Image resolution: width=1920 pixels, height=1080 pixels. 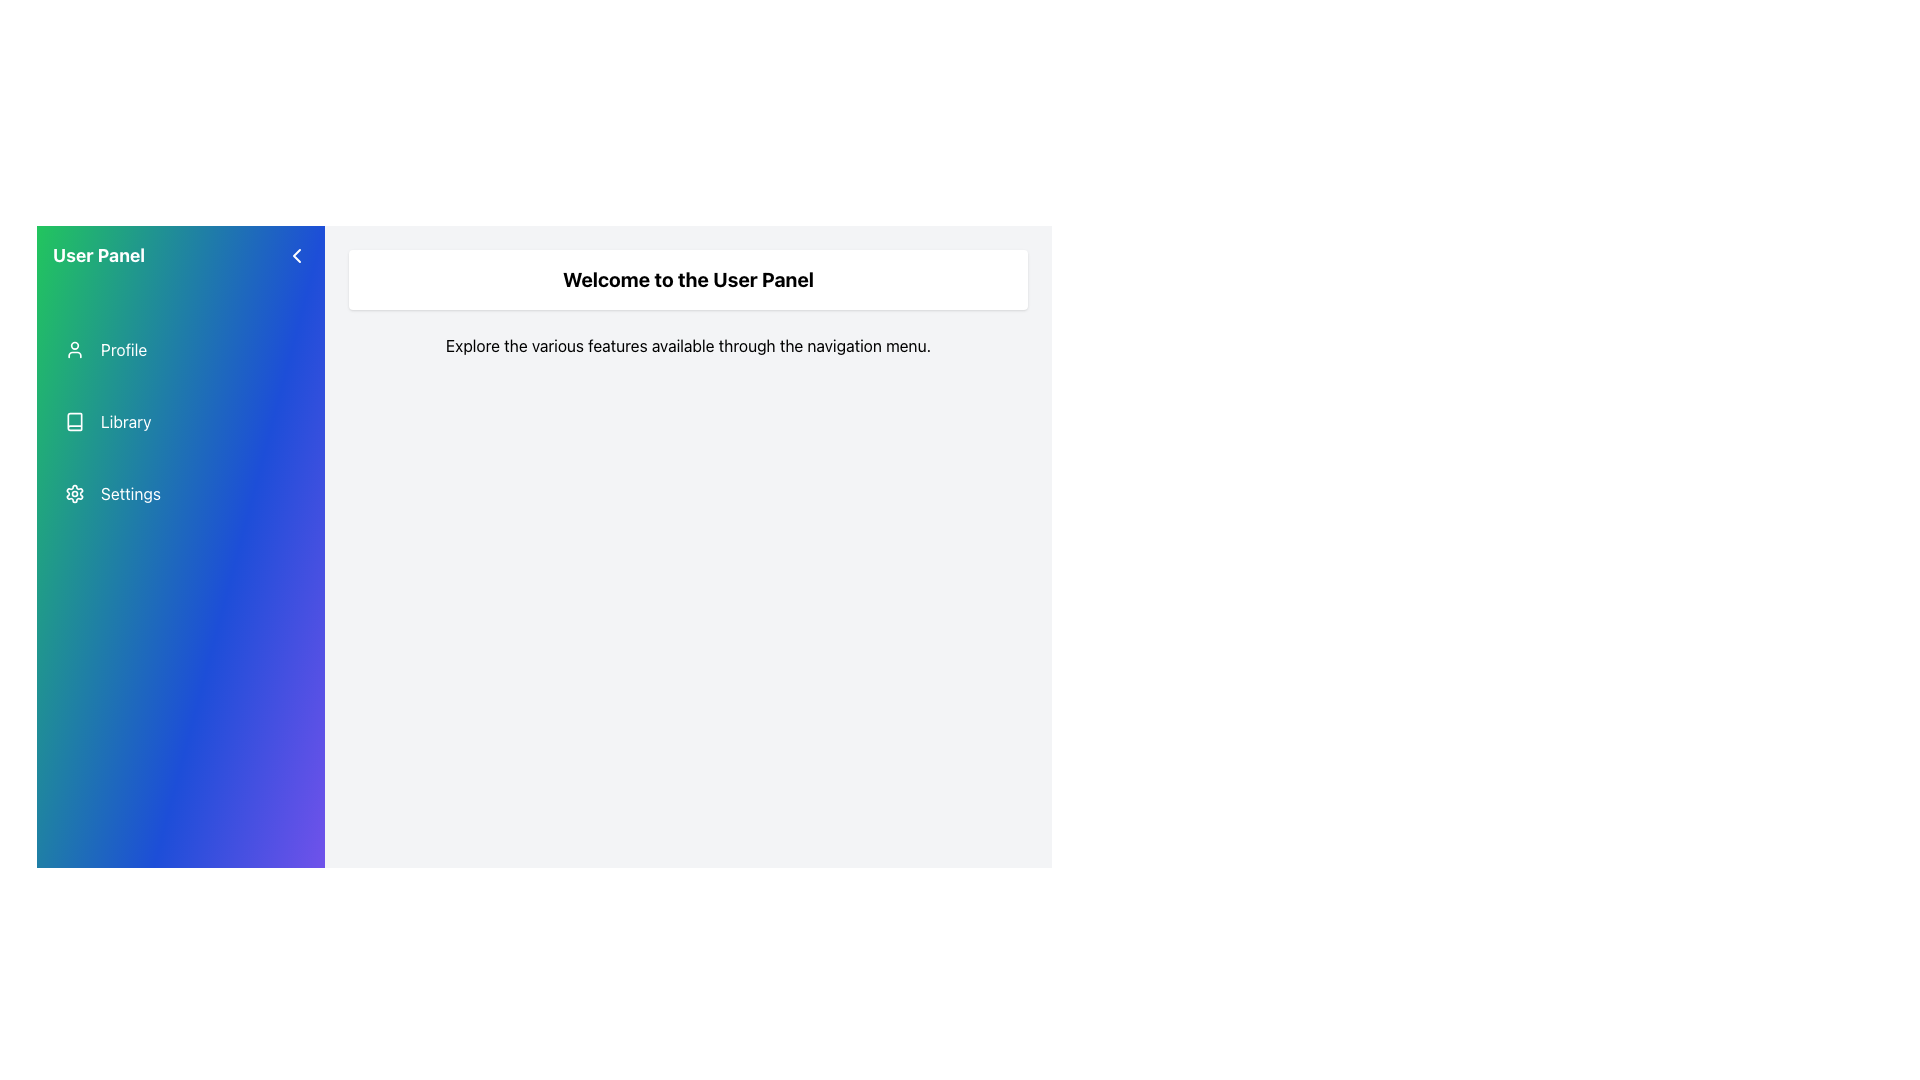 What do you see at coordinates (123, 349) in the screenshot?
I see `the 'Profile' text label in the sidebar navigation menu` at bounding box center [123, 349].